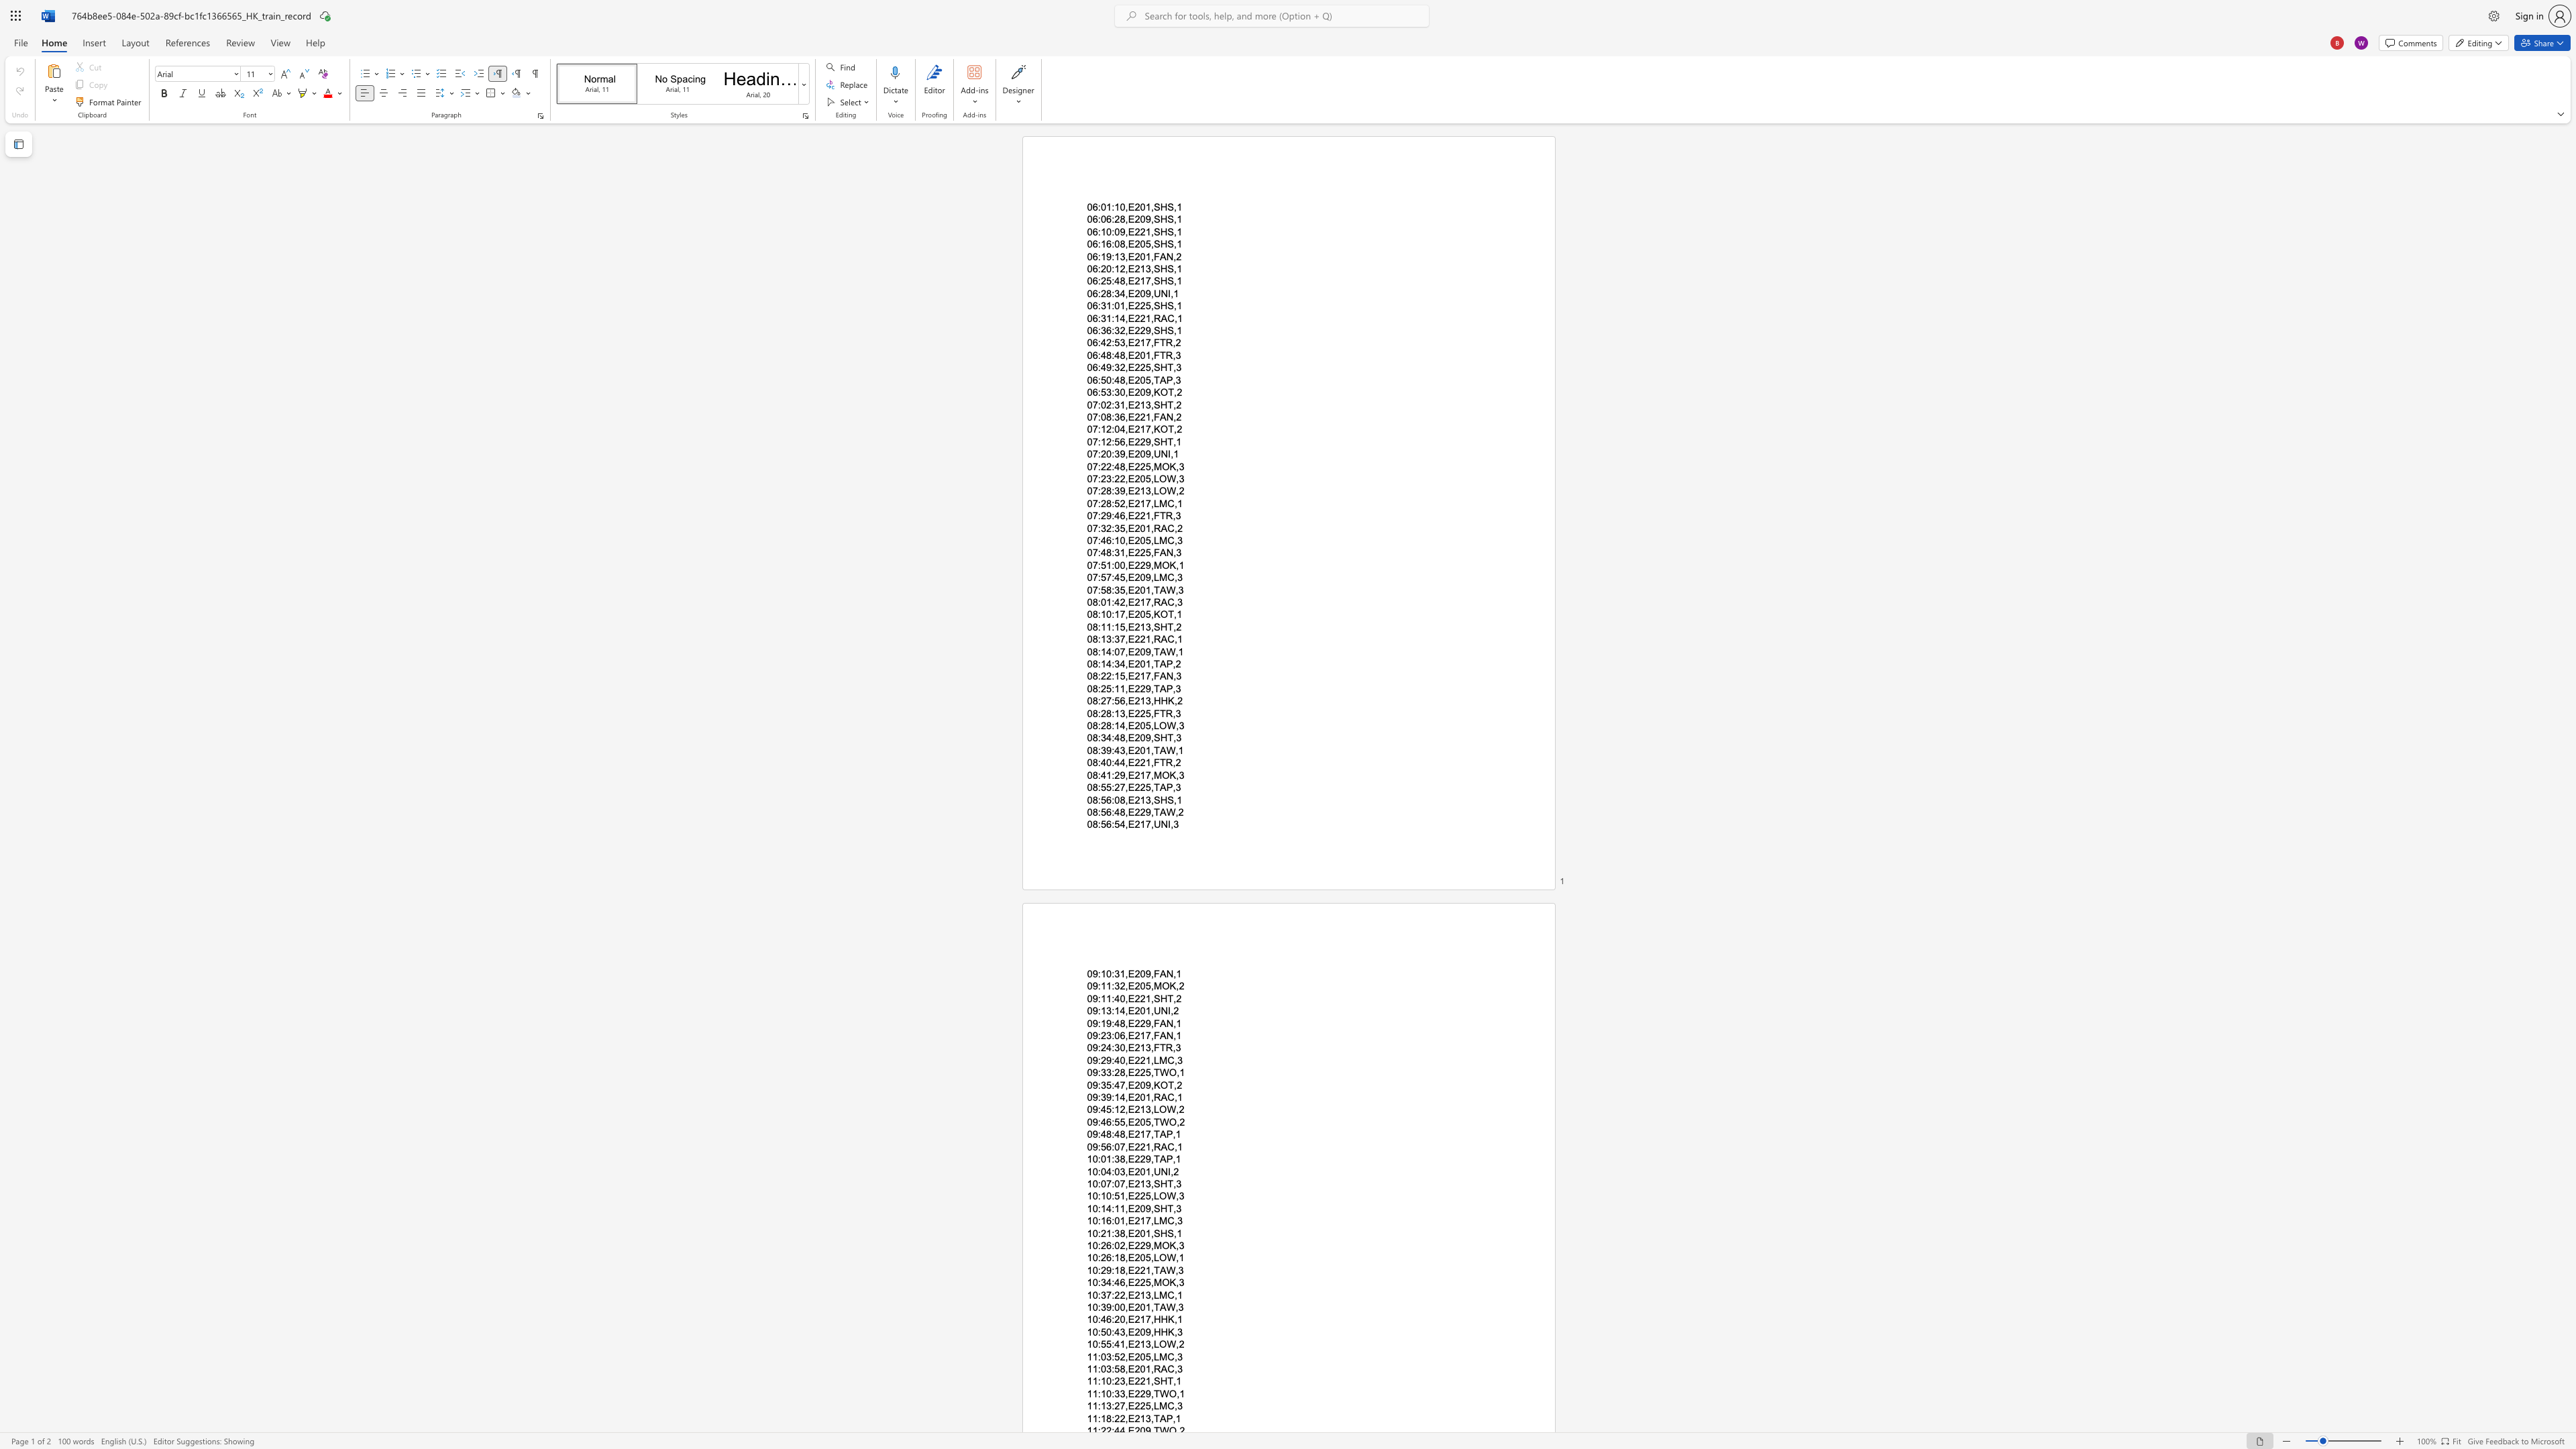  What do you see at coordinates (1106, 1269) in the screenshot?
I see `the space between the continuous character "2" and "9" in the text` at bounding box center [1106, 1269].